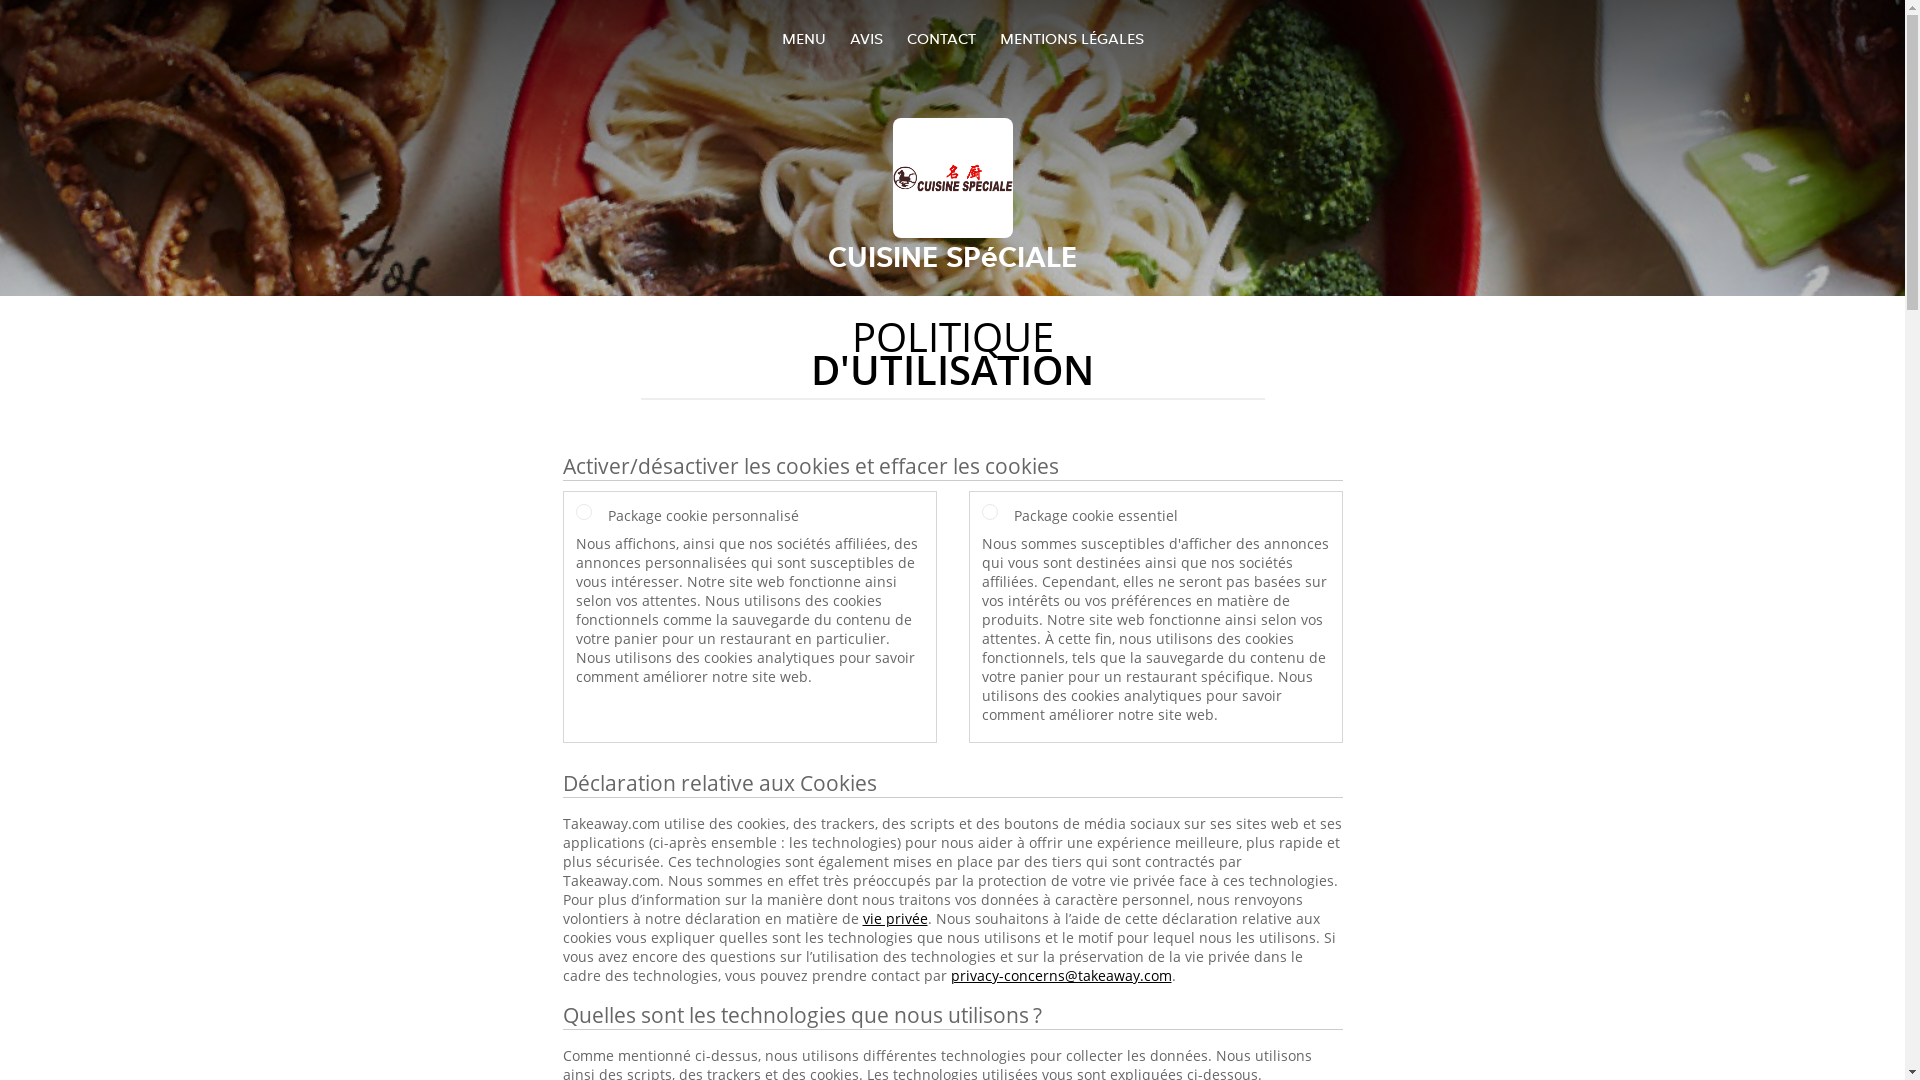 The height and width of the screenshot is (1080, 1920). What do you see at coordinates (866, 38) in the screenshot?
I see `'AVIS'` at bounding box center [866, 38].